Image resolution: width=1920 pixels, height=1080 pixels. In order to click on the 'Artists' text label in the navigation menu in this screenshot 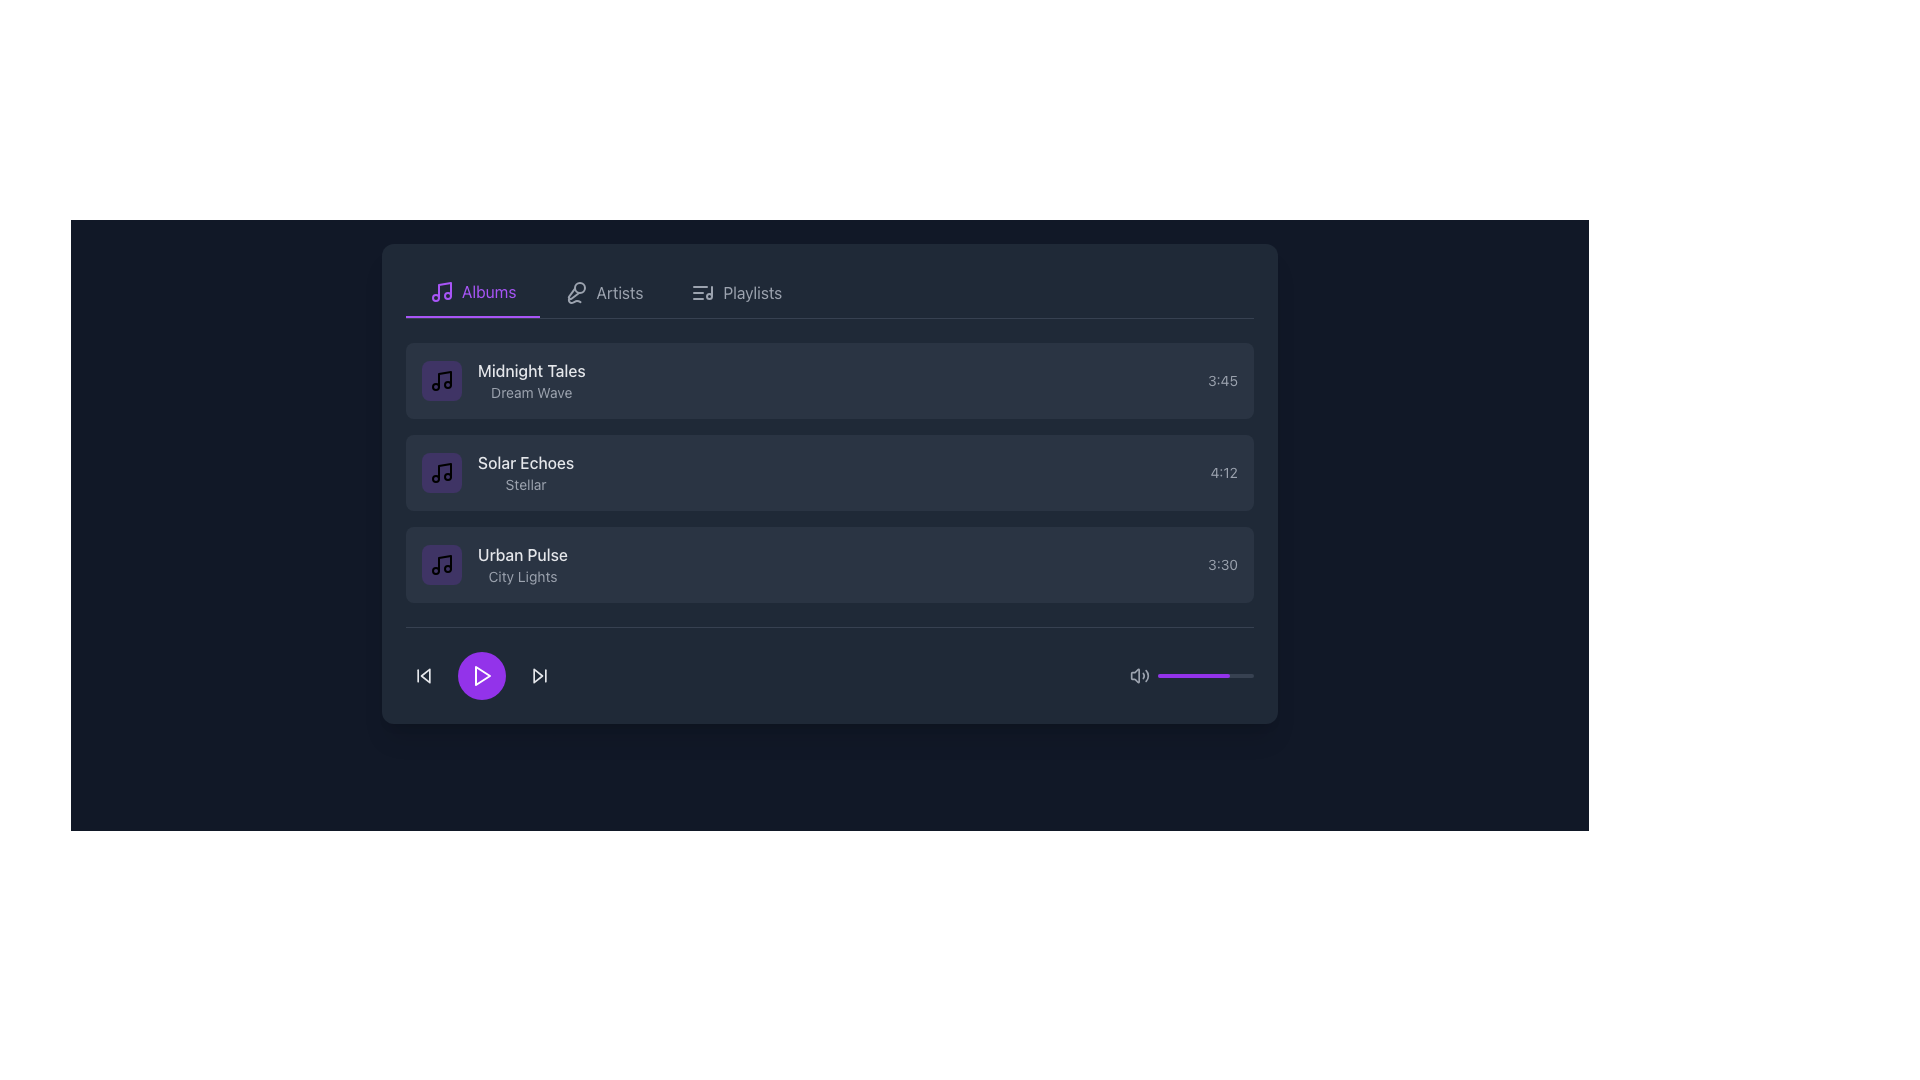, I will do `click(618, 293)`.